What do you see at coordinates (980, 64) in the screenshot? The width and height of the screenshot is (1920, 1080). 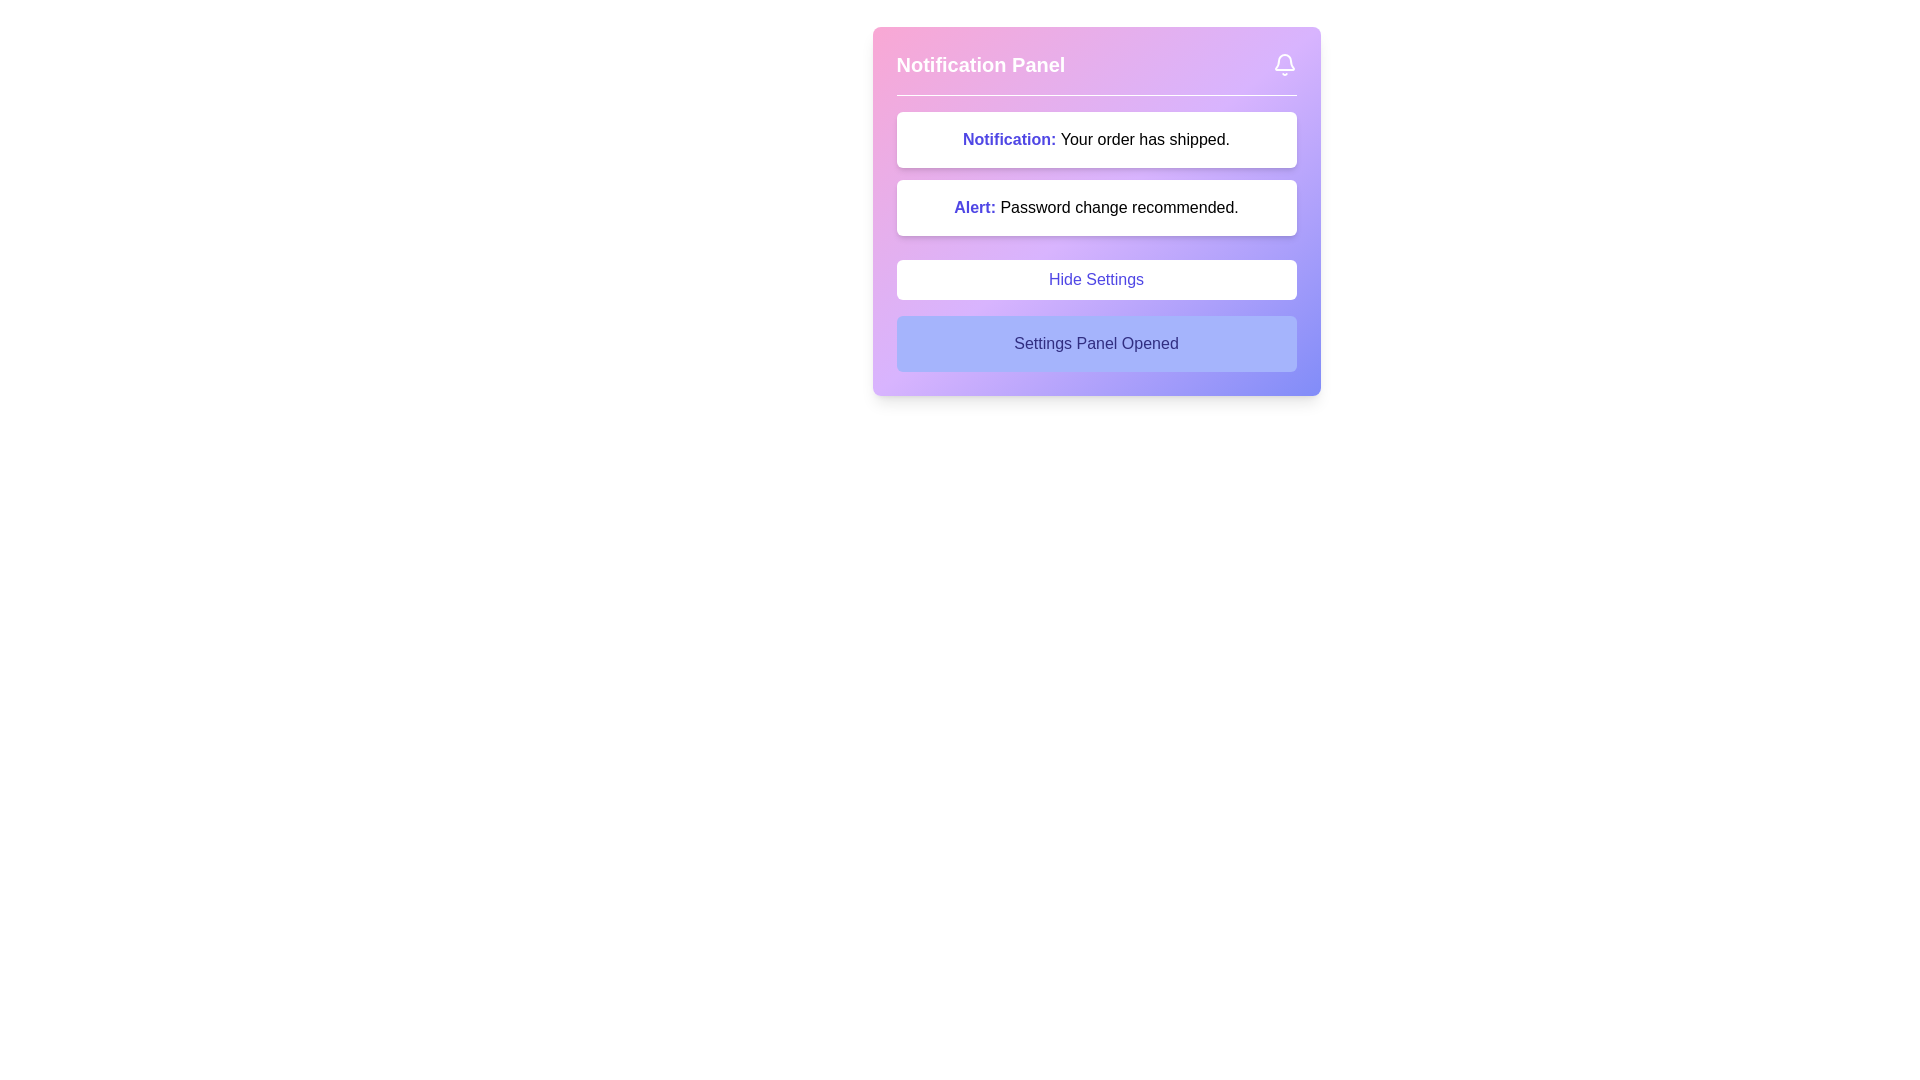 I see `the 'Notification Panel' text label, which is a prominent heading at the top-left of the notification modal, displaying in bold white font against a gradient background` at bounding box center [980, 64].